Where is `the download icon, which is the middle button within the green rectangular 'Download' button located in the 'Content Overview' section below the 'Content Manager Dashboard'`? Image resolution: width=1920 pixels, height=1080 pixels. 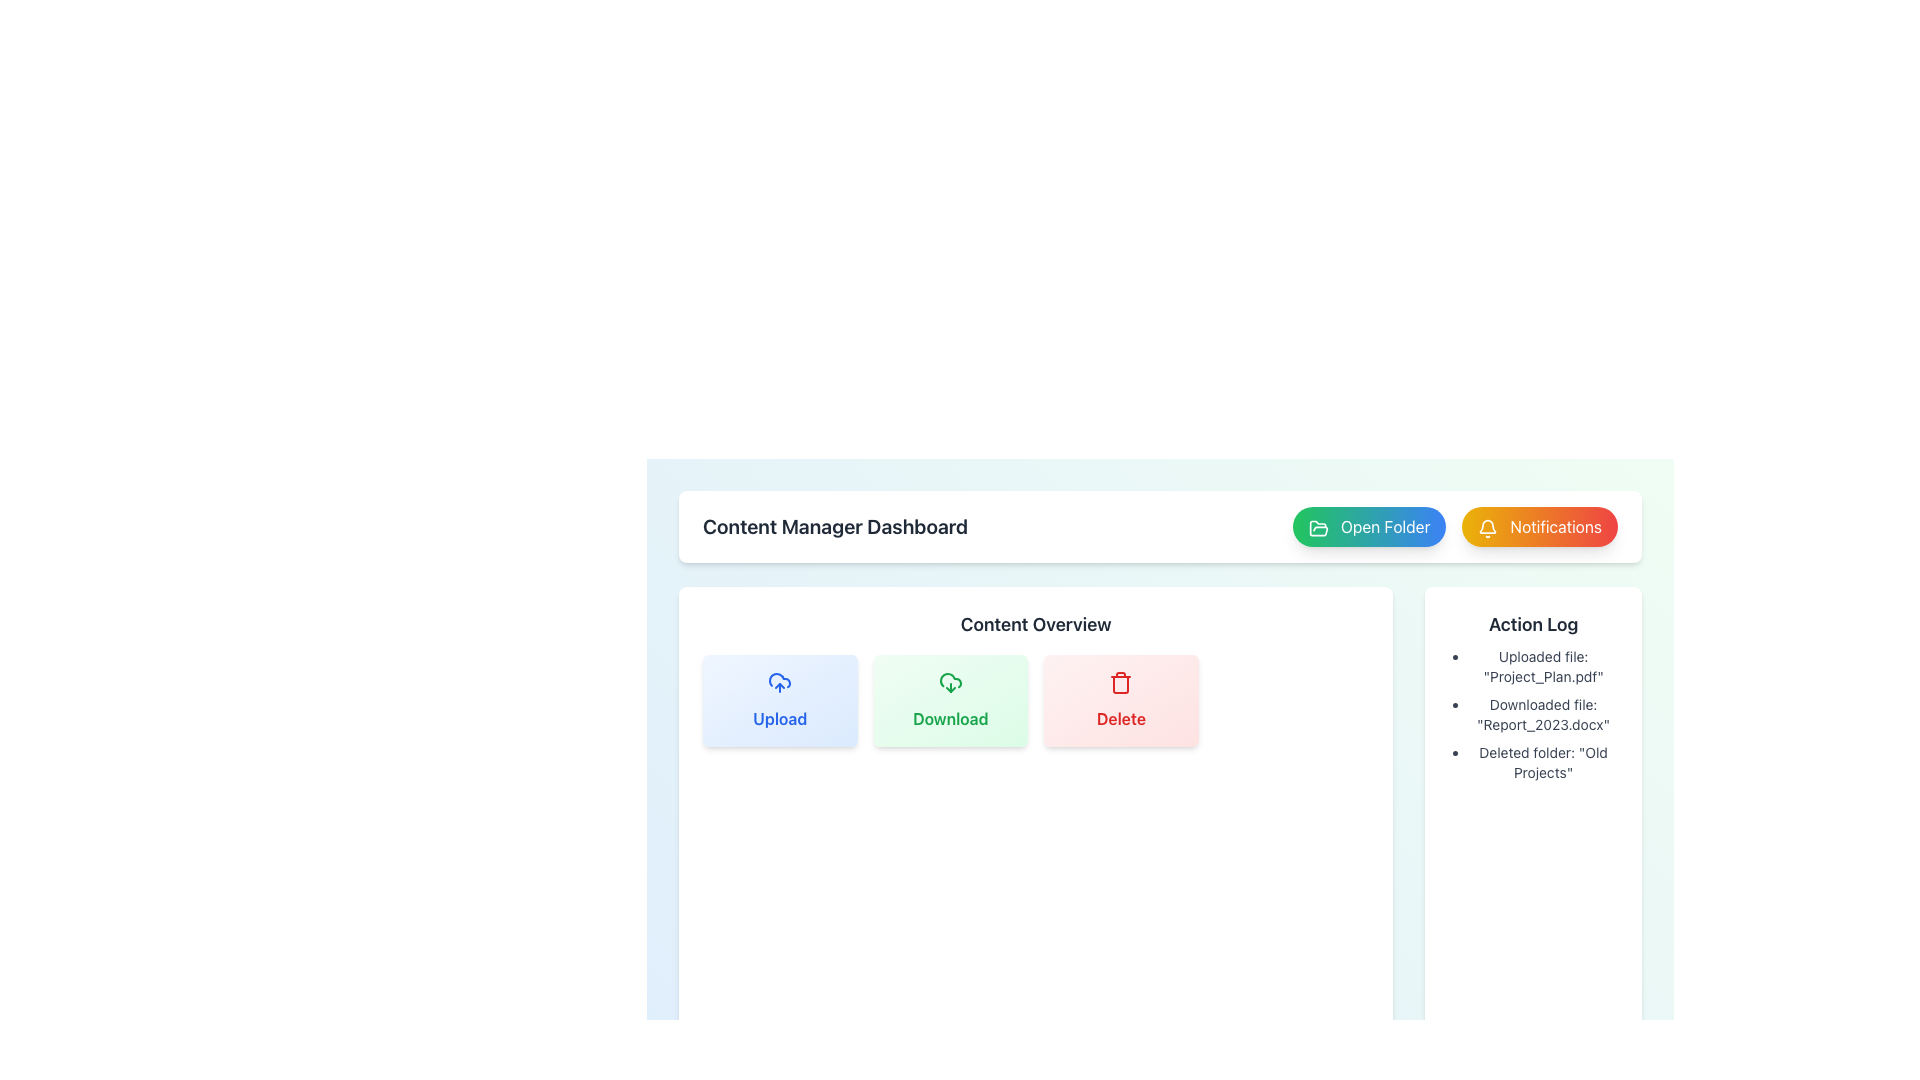 the download icon, which is the middle button within the green rectangular 'Download' button located in the 'Content Overview' section below the 'Content Manager Dashboard' is located at coordinates (949, 681).